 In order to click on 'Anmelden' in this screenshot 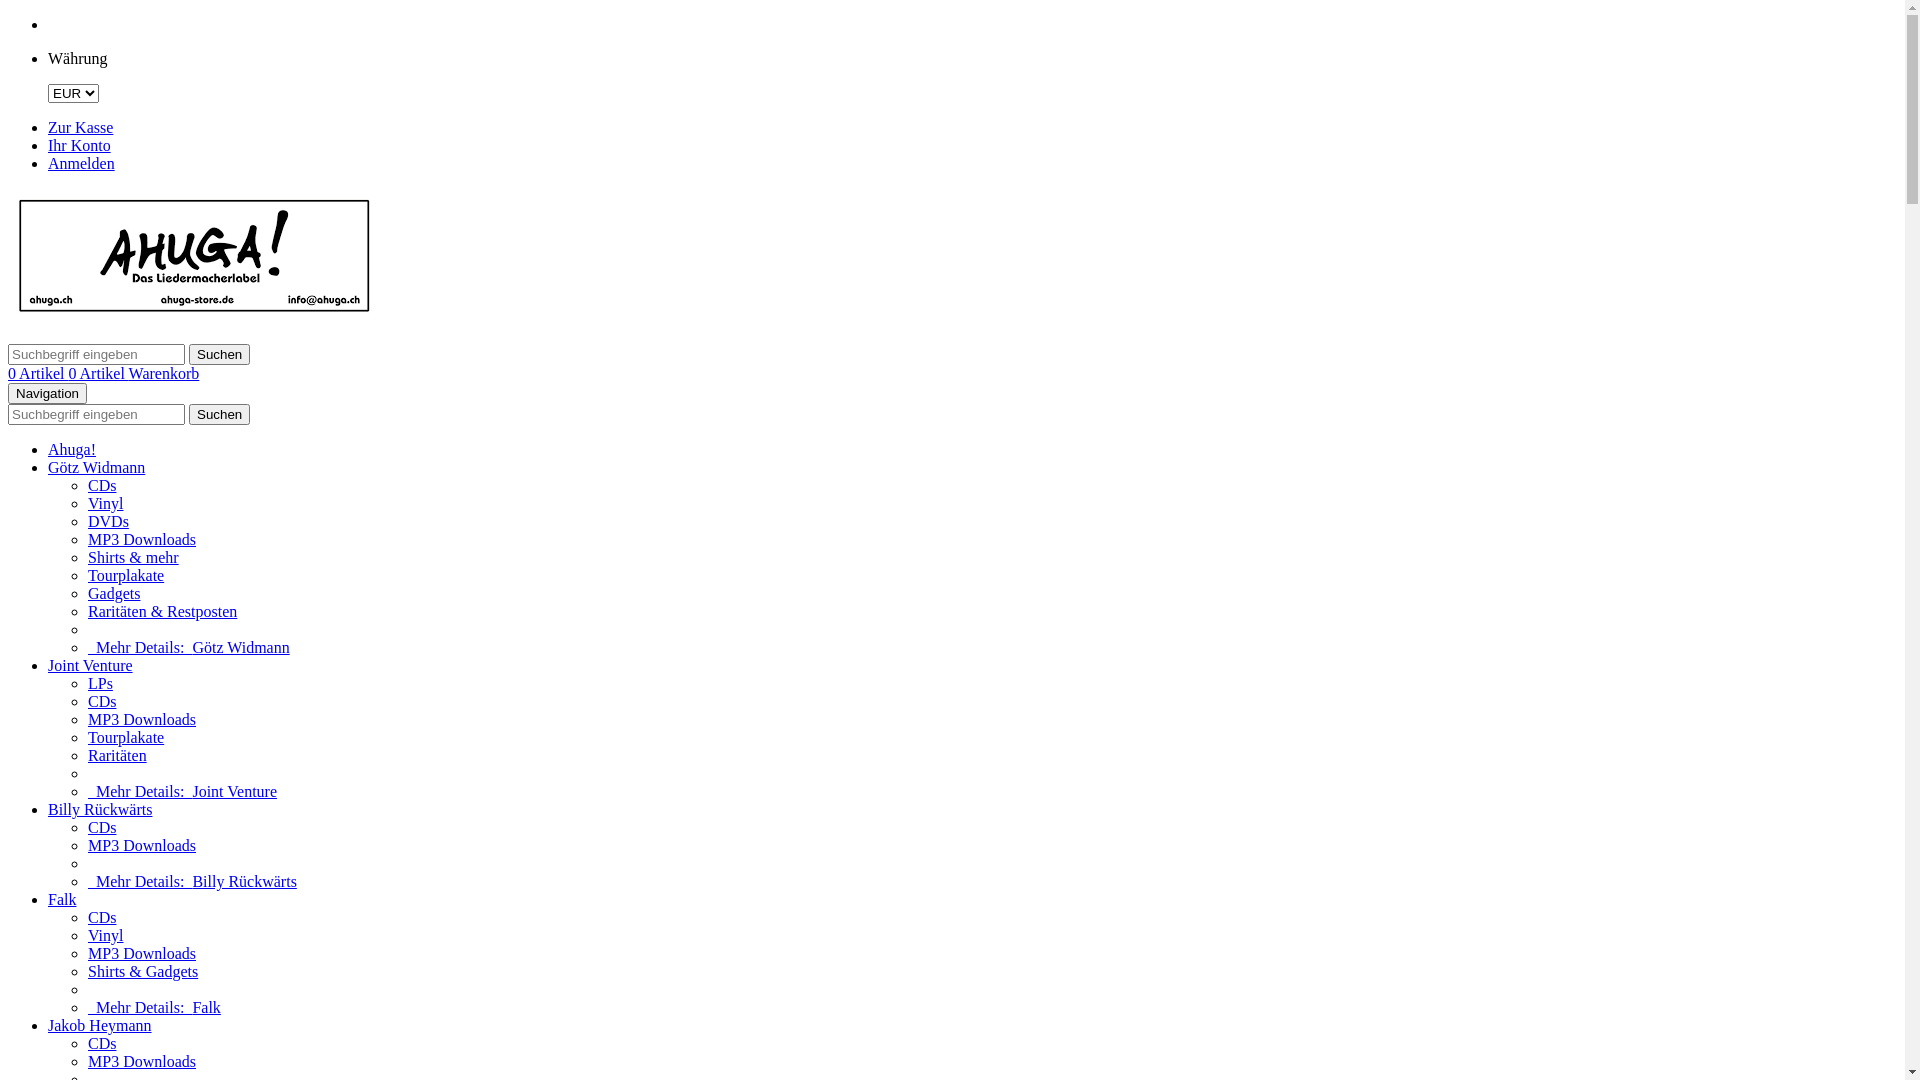, I will do `click(48, 162)`.